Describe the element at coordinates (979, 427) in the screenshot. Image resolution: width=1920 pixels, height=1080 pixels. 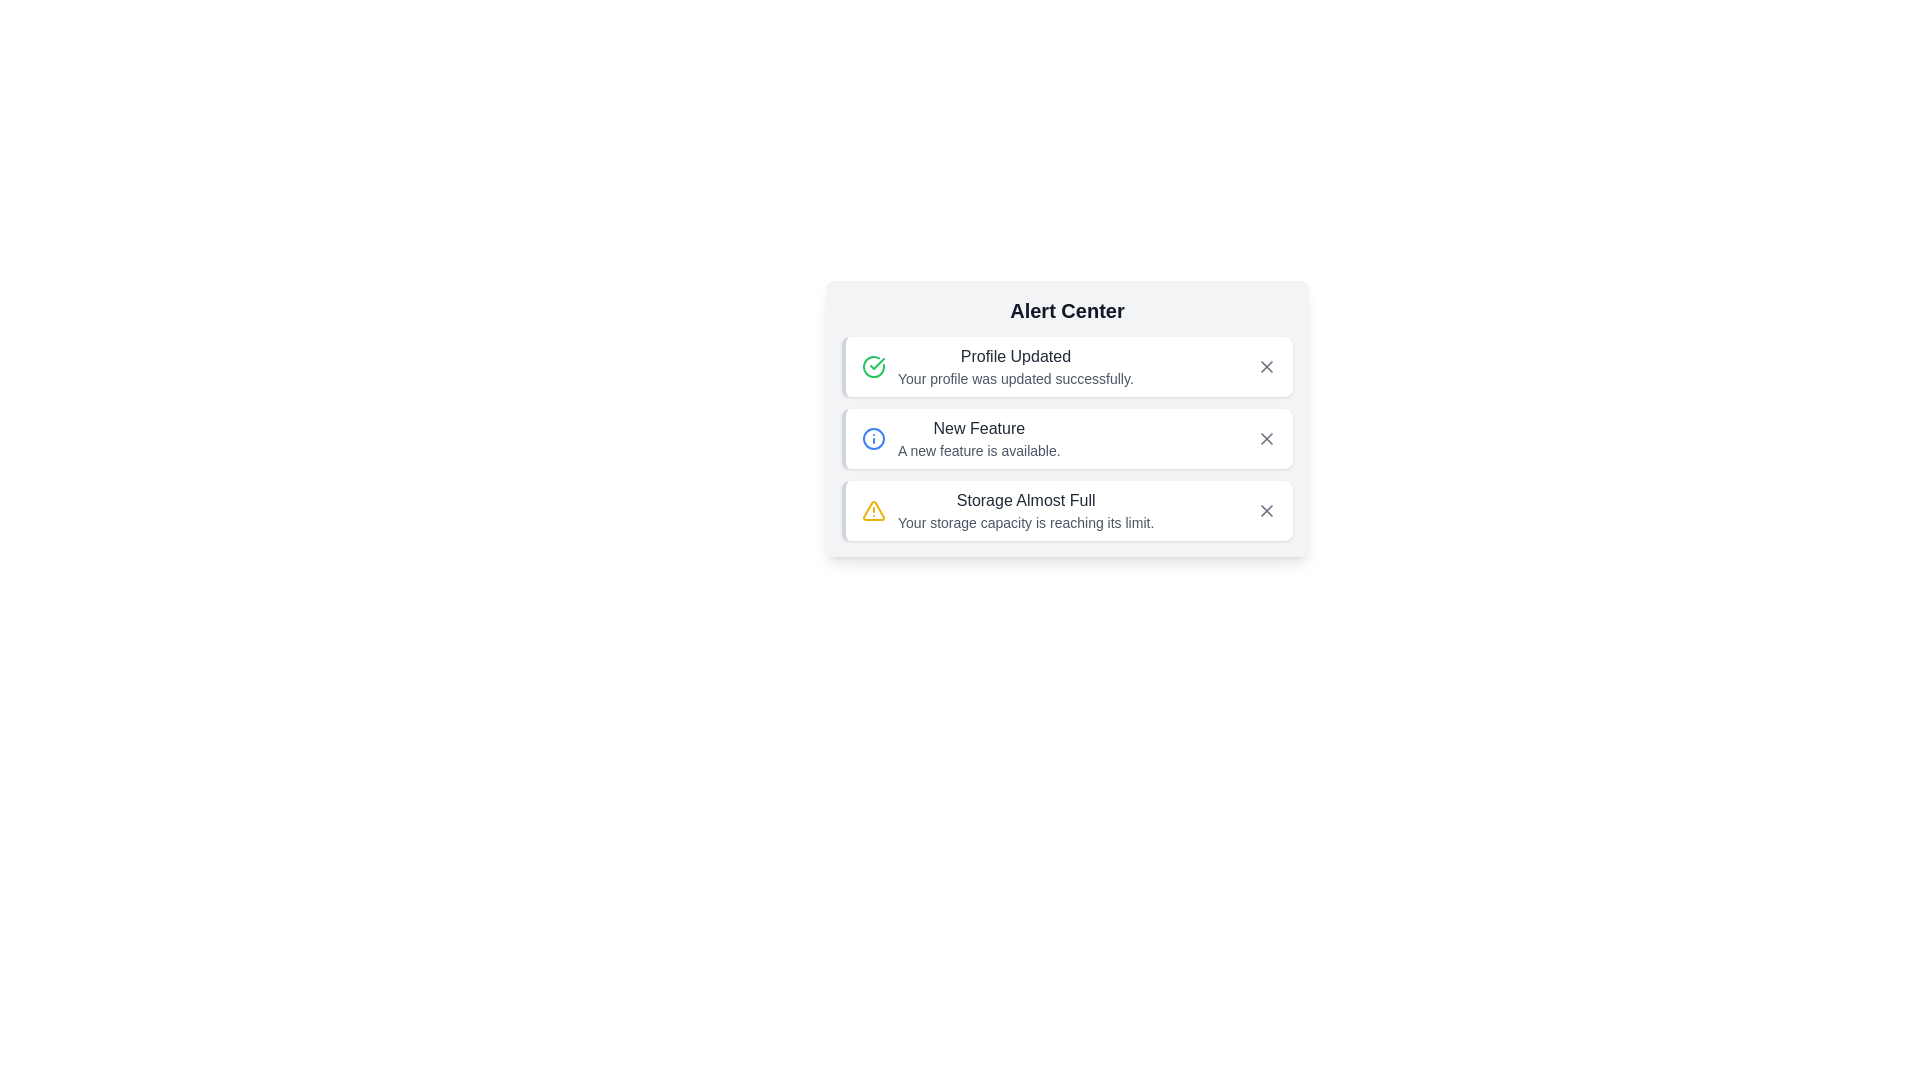
I see `text of the Text Label that serves as the title of a notification item, located in the middle of the Alert Center list, above the description 'A new feature is available.'` at that location.